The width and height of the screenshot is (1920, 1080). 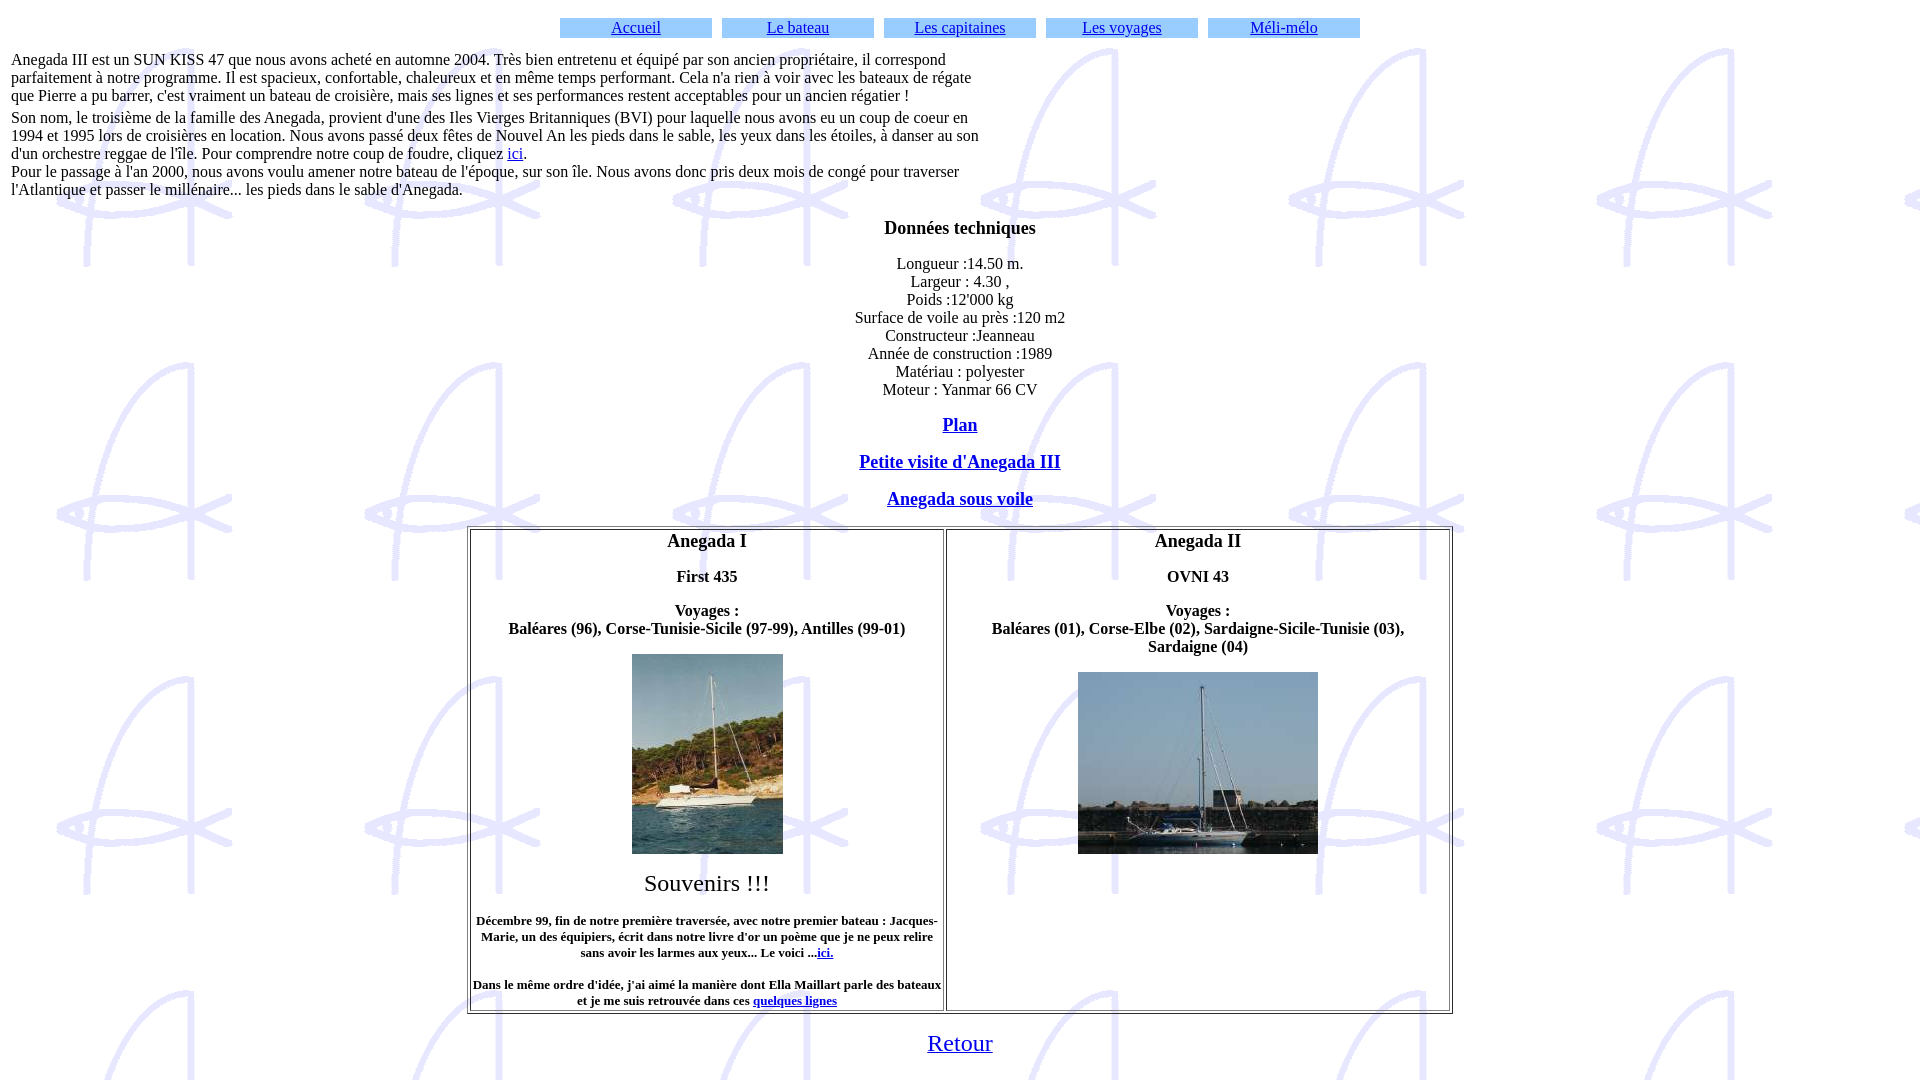 What do you see at coordinates (514, 152) in the screenshot?
I see `'ici'` at bounding box center [514, 152].